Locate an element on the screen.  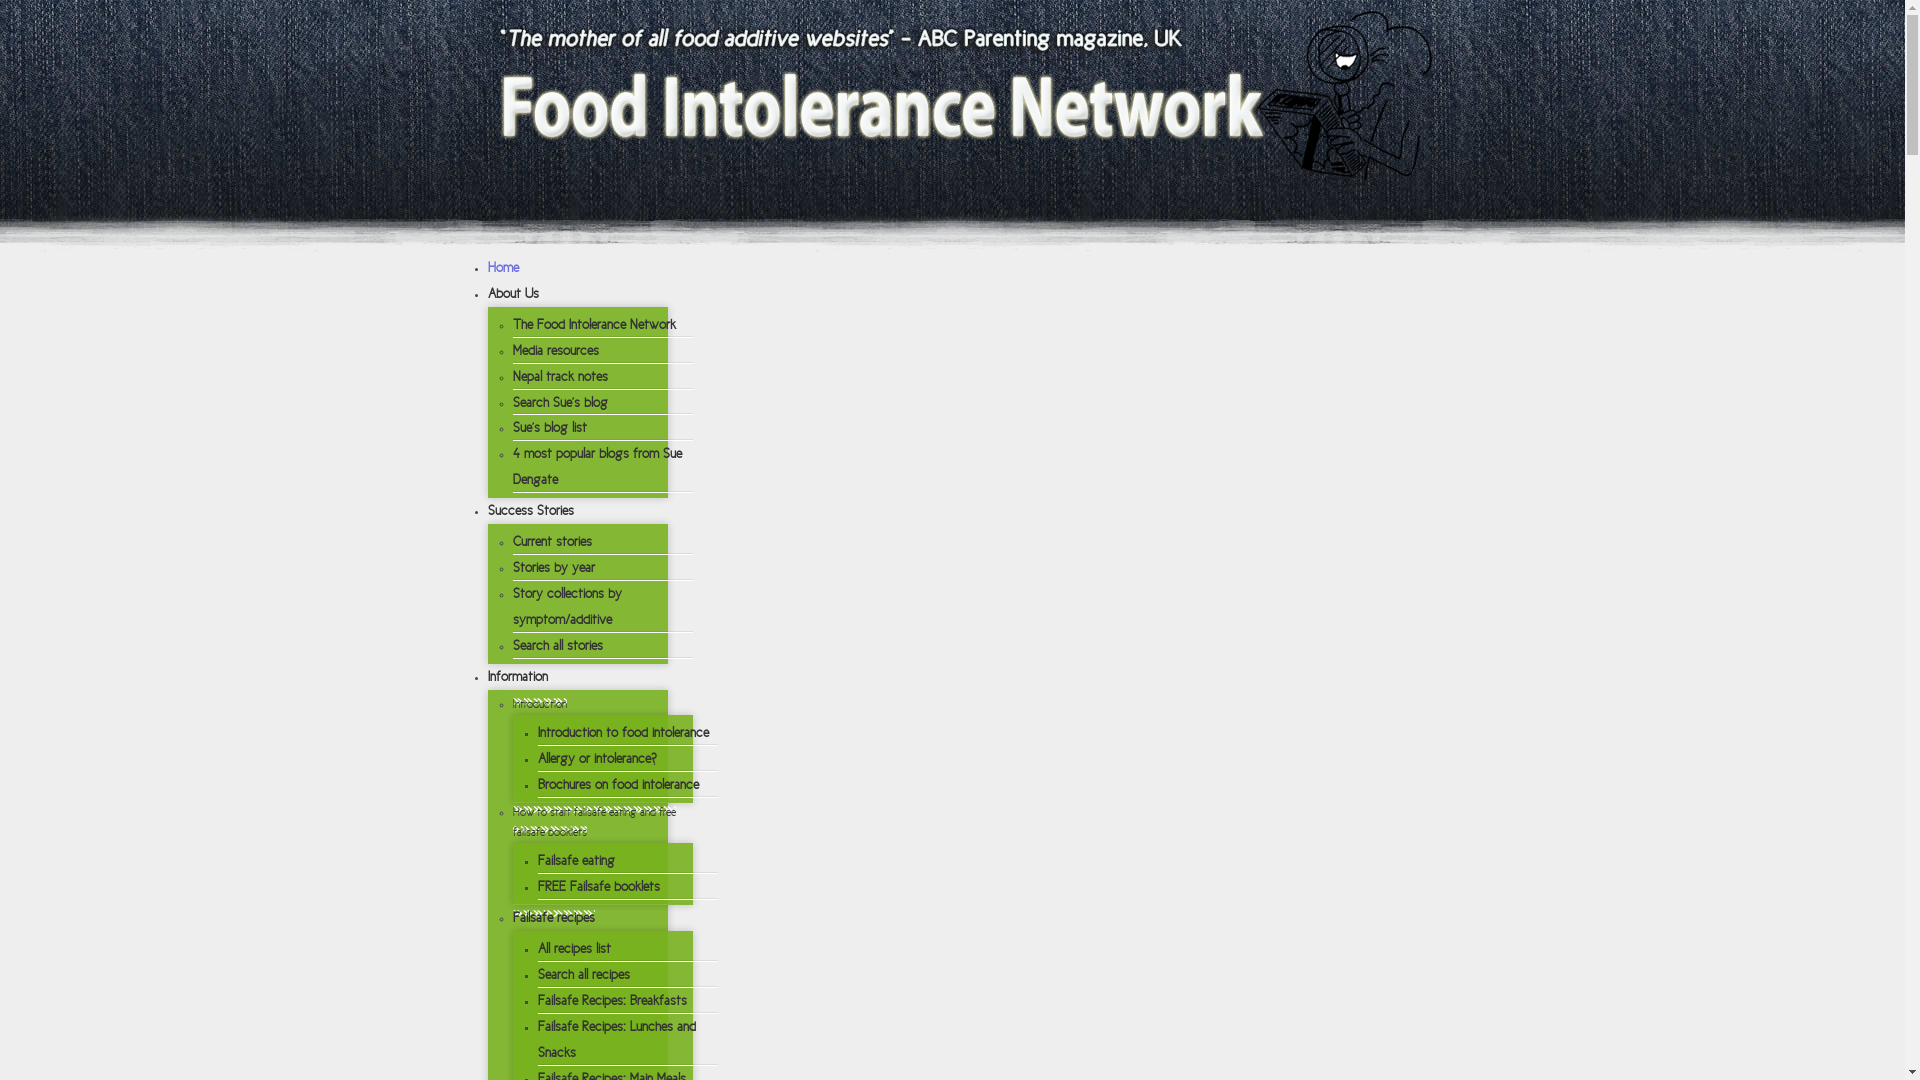
'Sue's blog list' is located at coordinates (548, 426).